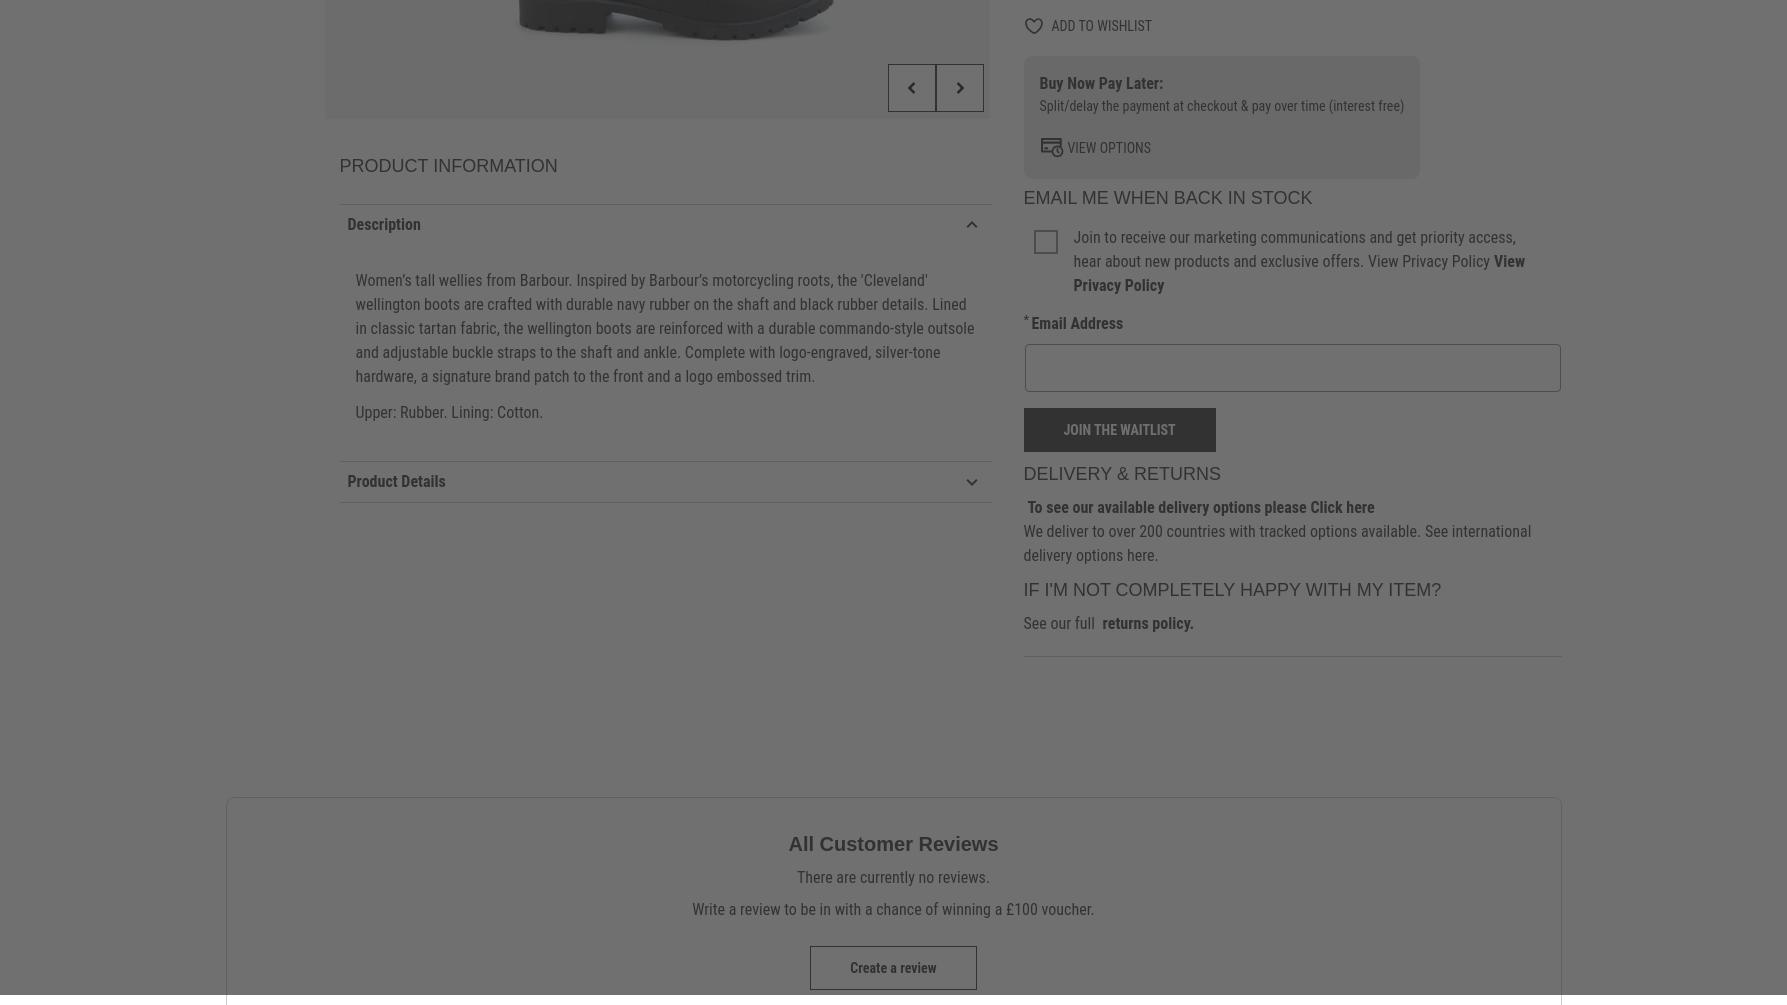 The height and width of the screenshot is (1005, 1787). I want to click on 'Upper: Rubber. Lining: Cotton.', so click(449, 411).